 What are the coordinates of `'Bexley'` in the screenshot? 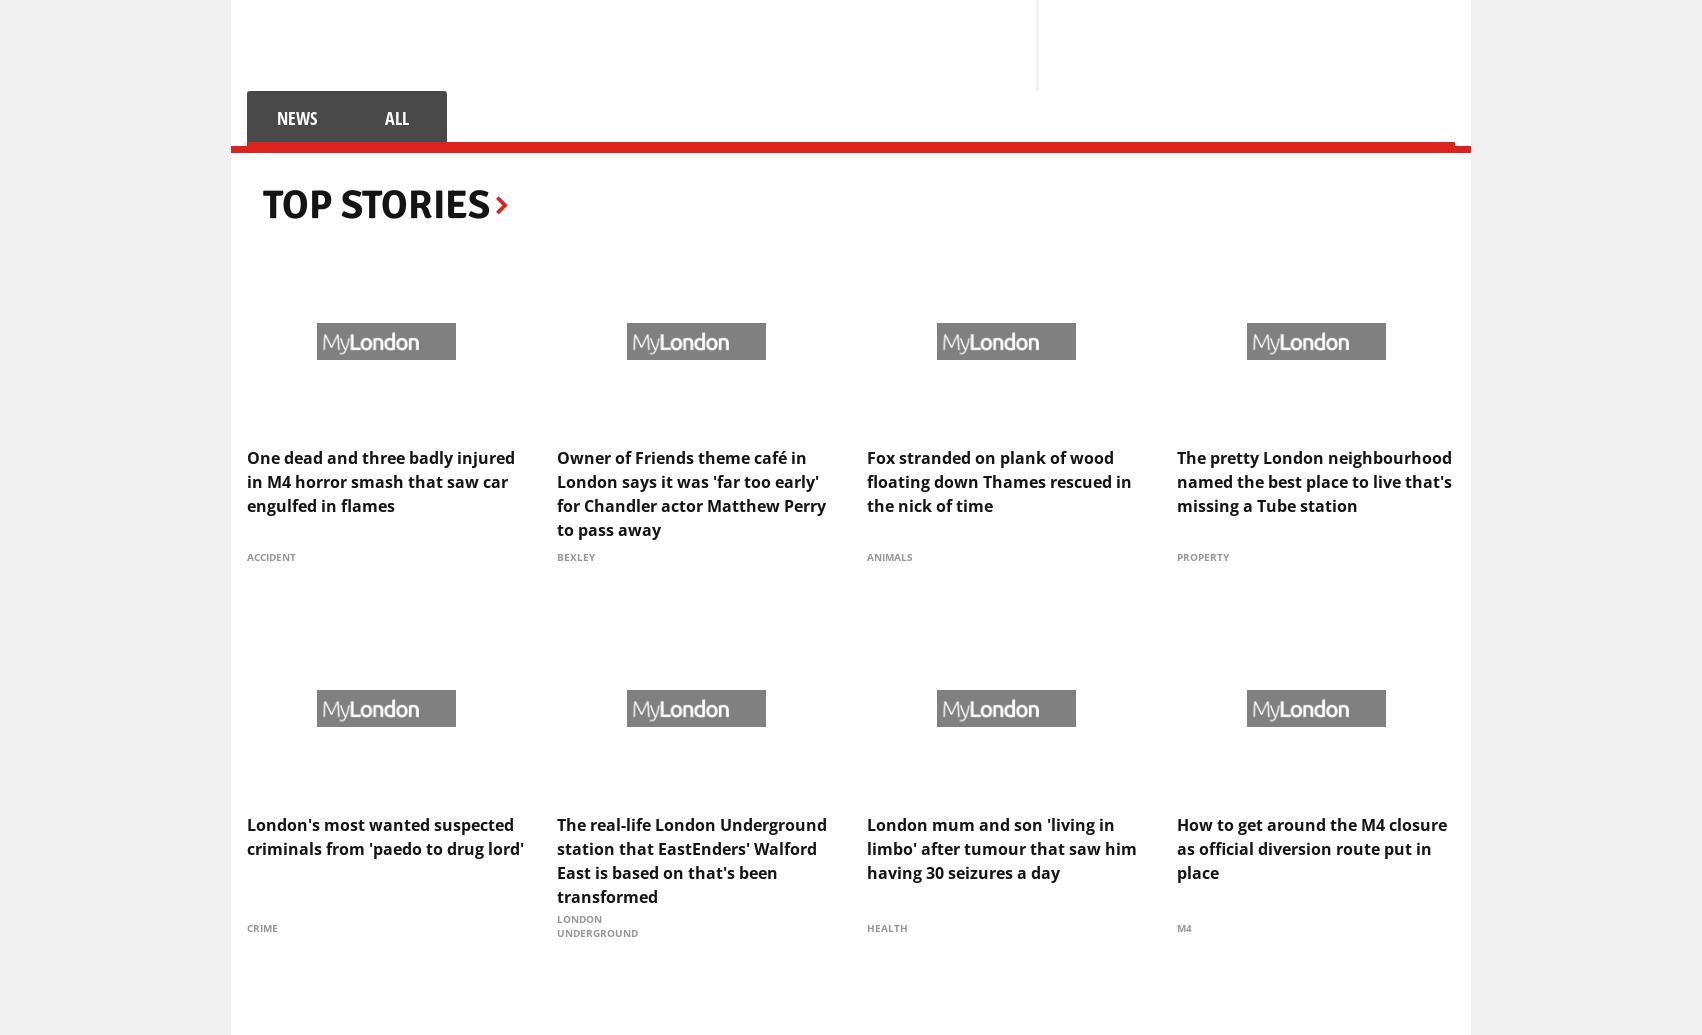 It's located at (575, 555).